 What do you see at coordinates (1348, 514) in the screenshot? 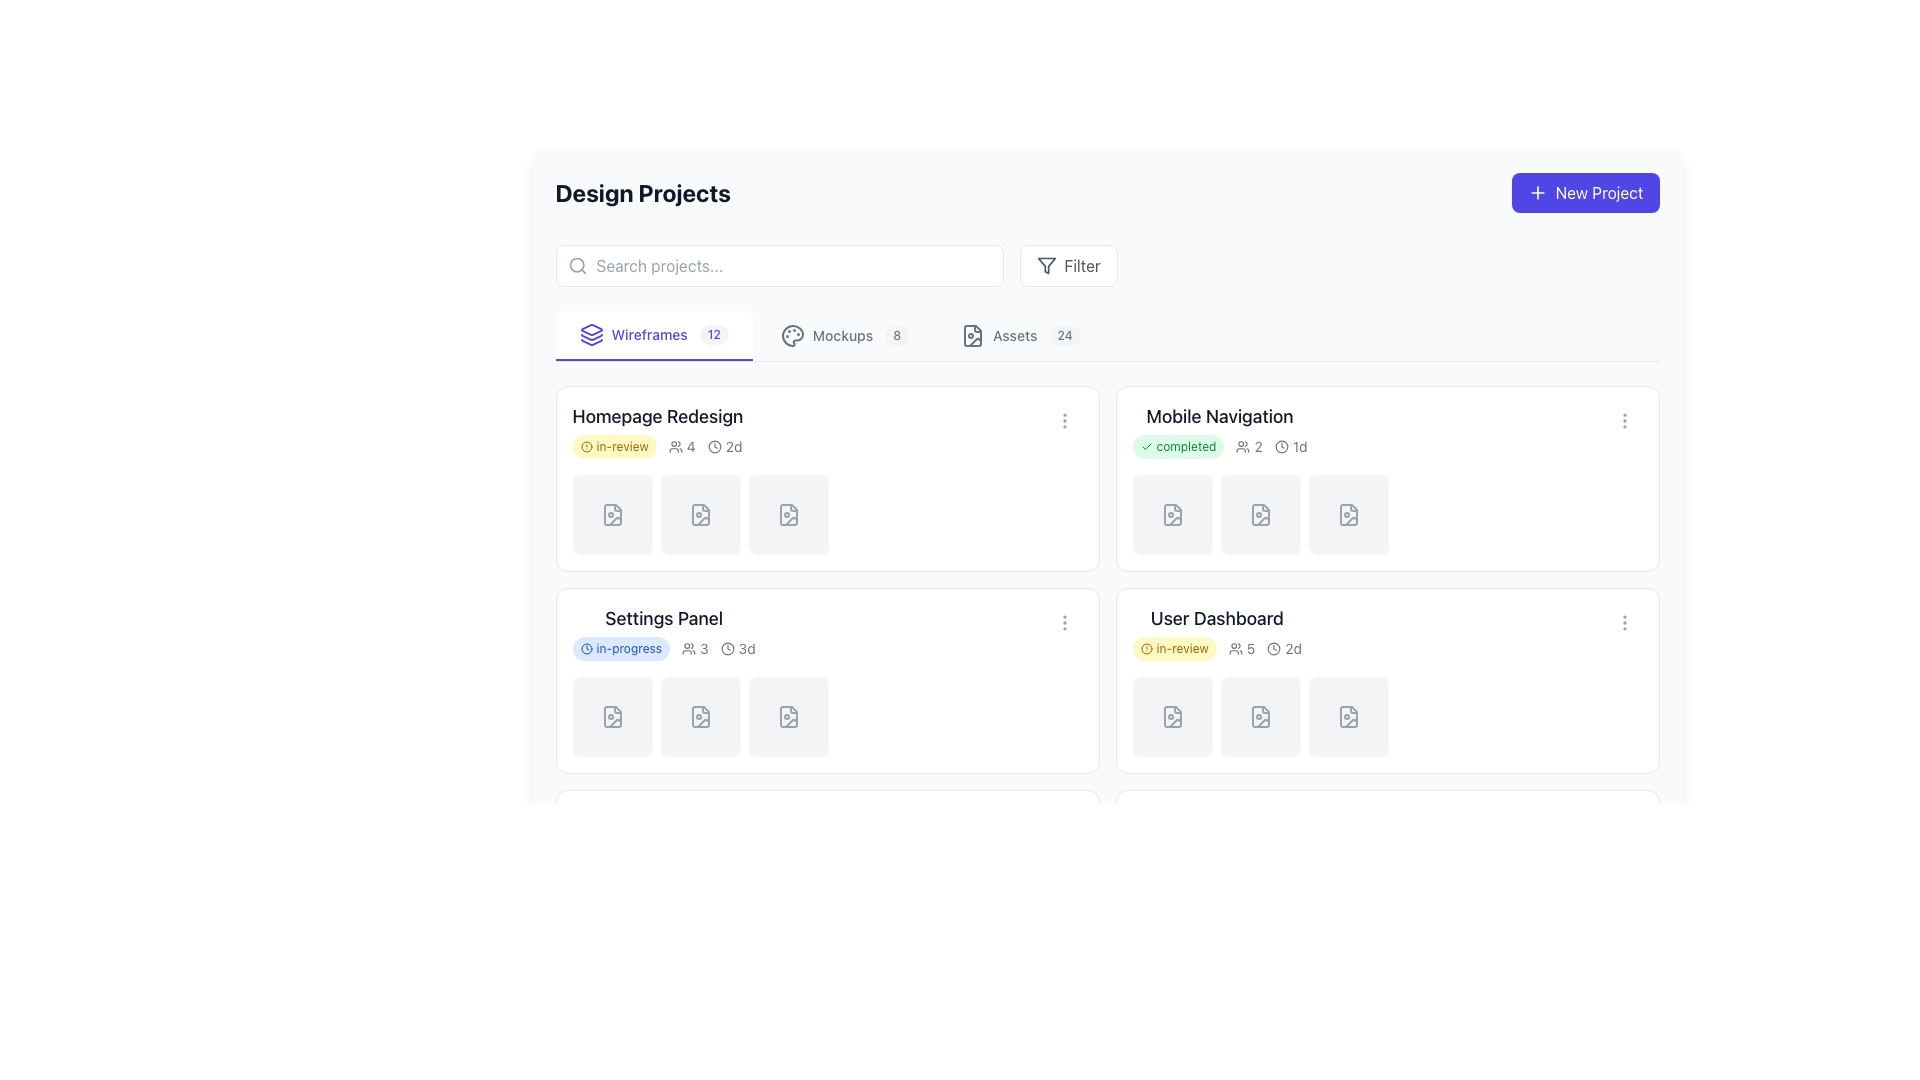
I see `the image file icon located in the second slot of the 'Mobile Navigation' card` at bounding box center [1348, 514].